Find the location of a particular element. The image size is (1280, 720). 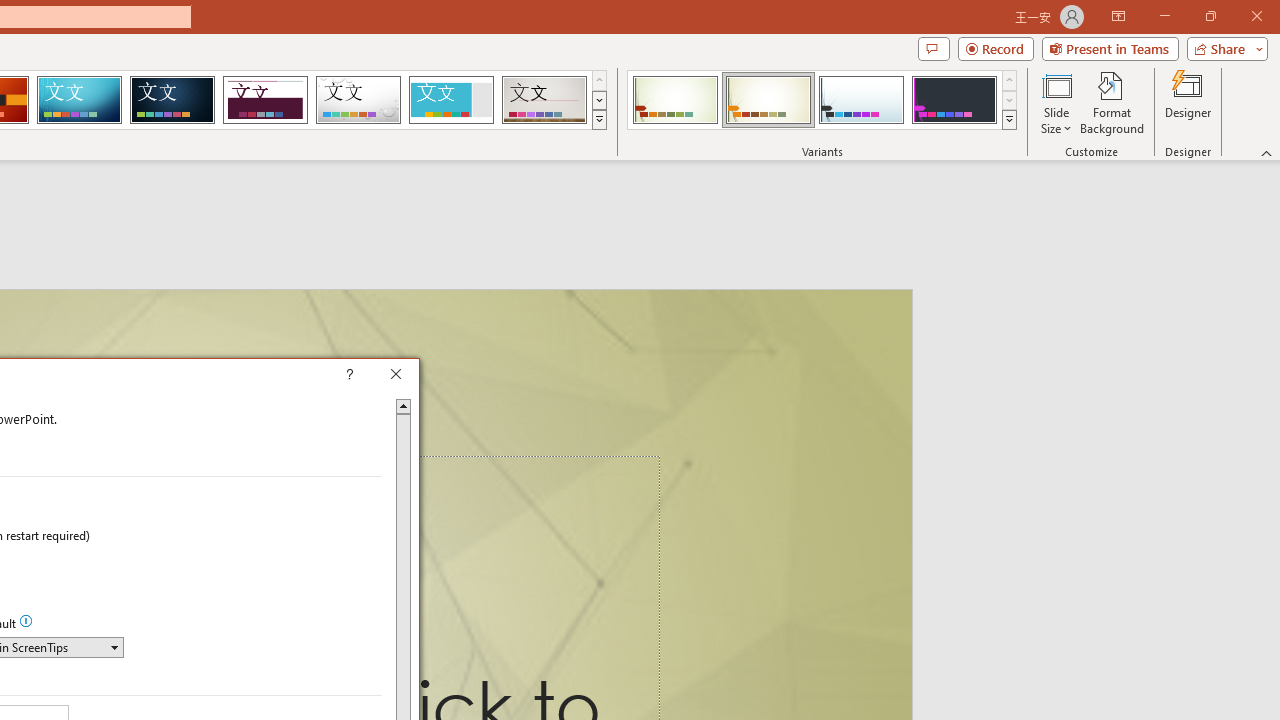

'Wisp Variant 1' is located at coordinates (675, 100).